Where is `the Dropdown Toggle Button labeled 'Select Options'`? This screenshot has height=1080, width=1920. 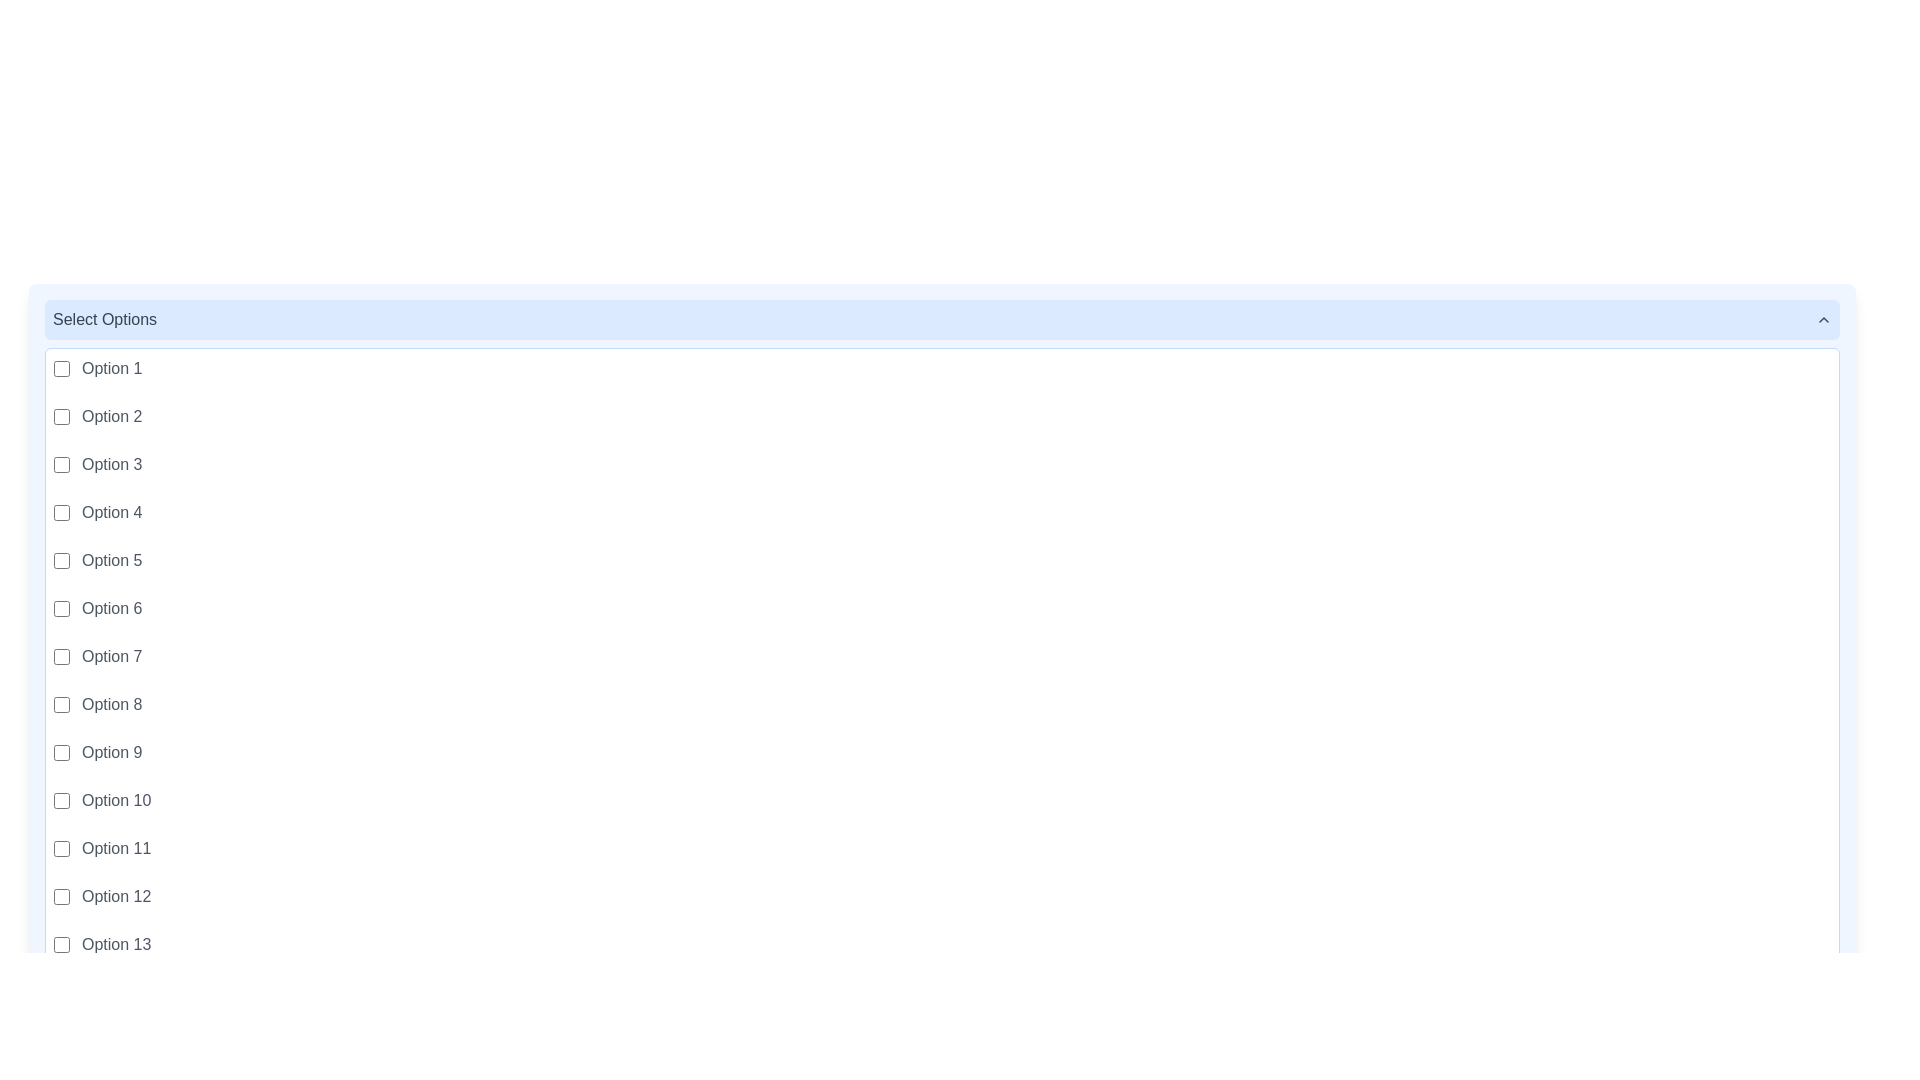 the Dropdown Toggle Button labeled 'Select Options' is located at coordinates (941, 319).